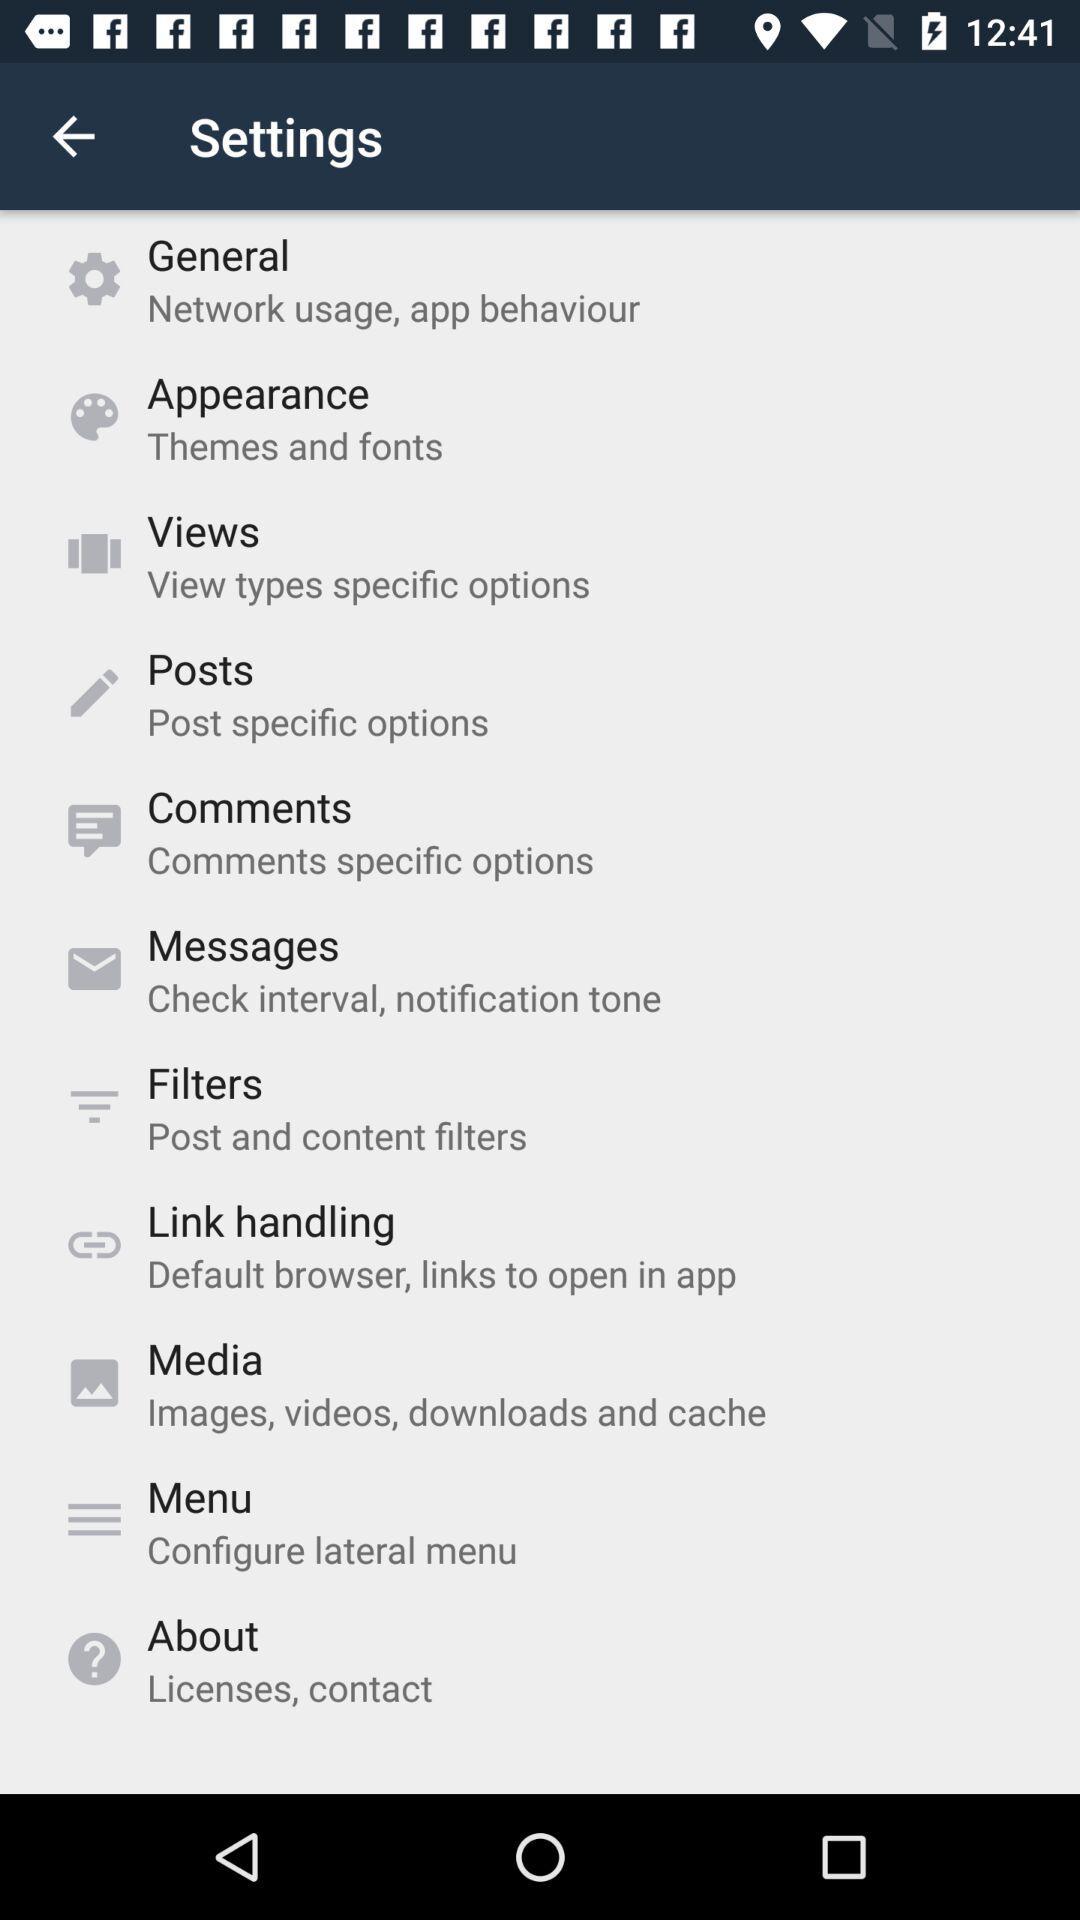  Describe the element at coordinates (218, 253) in the screenshot. I see `general item` at that location.